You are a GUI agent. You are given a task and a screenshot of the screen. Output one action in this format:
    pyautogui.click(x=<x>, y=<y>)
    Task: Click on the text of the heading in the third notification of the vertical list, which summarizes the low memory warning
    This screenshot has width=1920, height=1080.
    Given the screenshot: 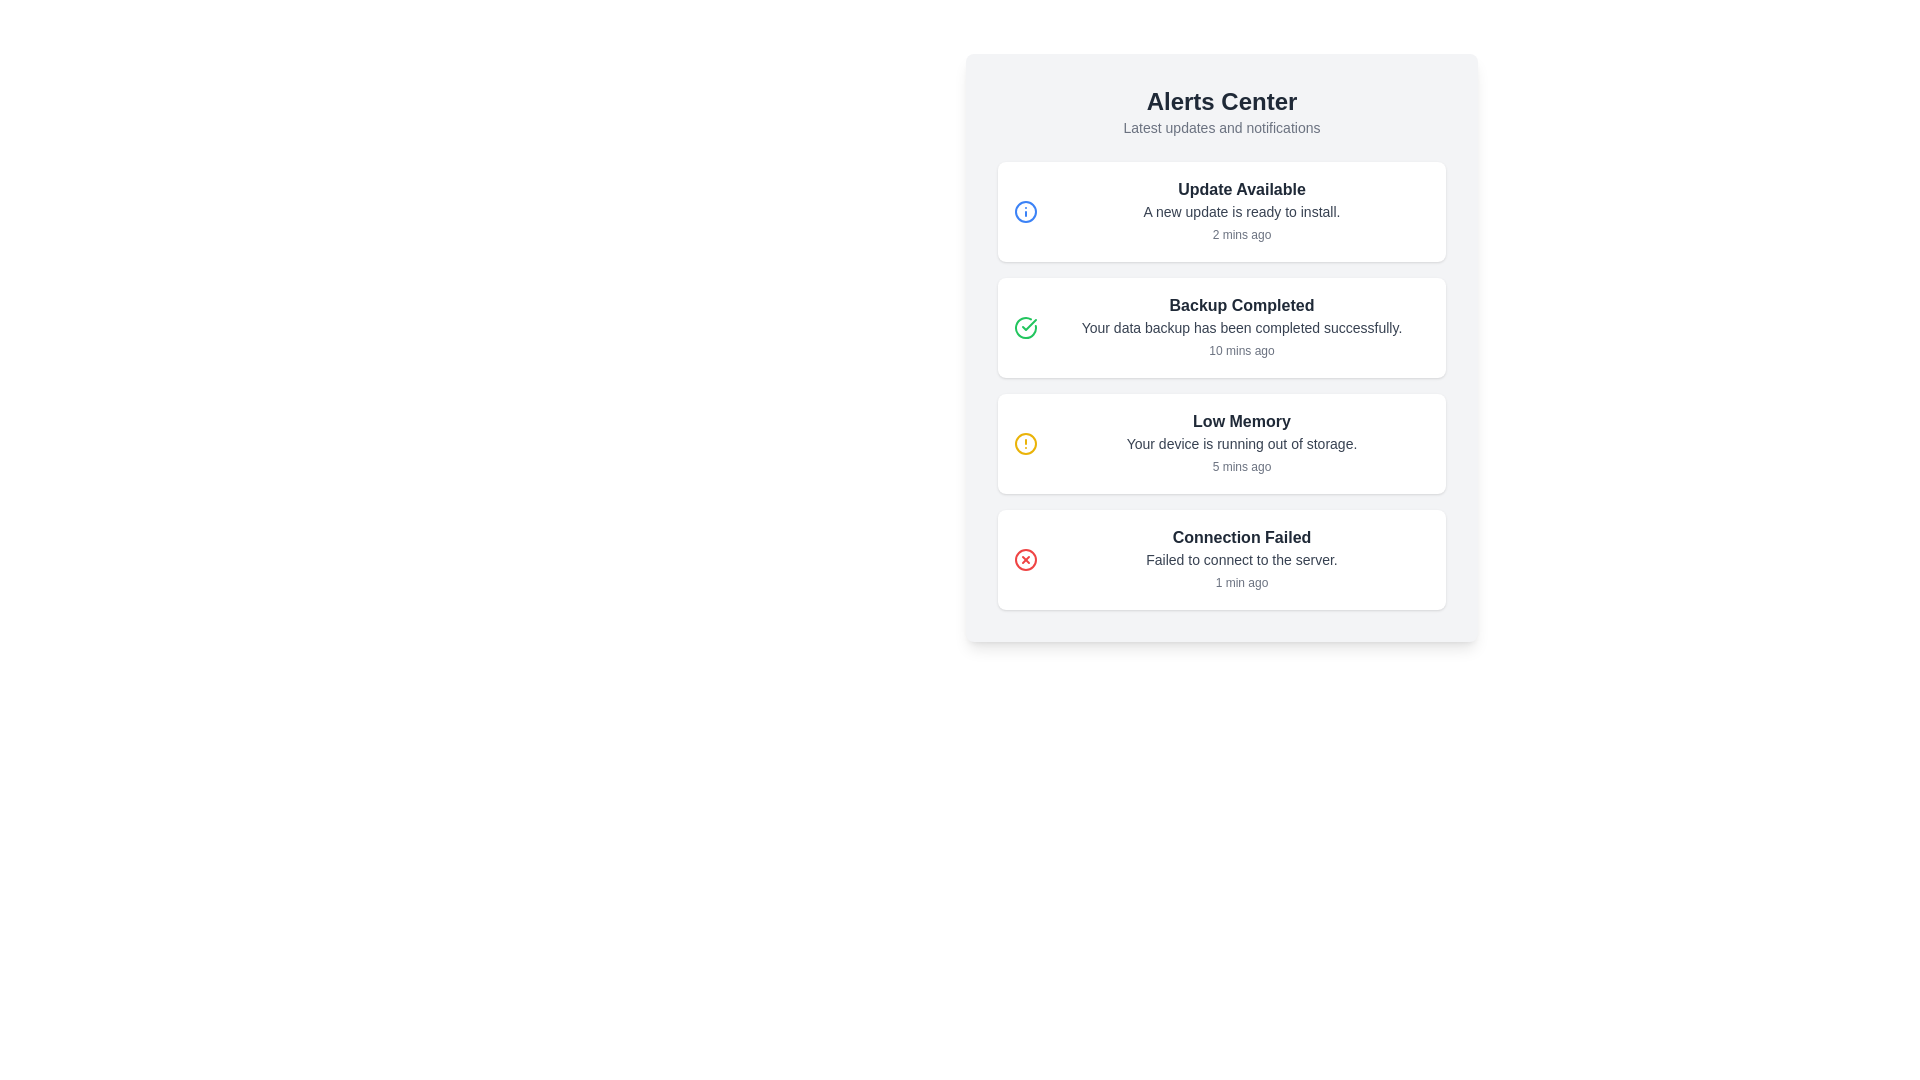 What is the action you would take?
    pyautogui.click(x=1241, y=420)
    